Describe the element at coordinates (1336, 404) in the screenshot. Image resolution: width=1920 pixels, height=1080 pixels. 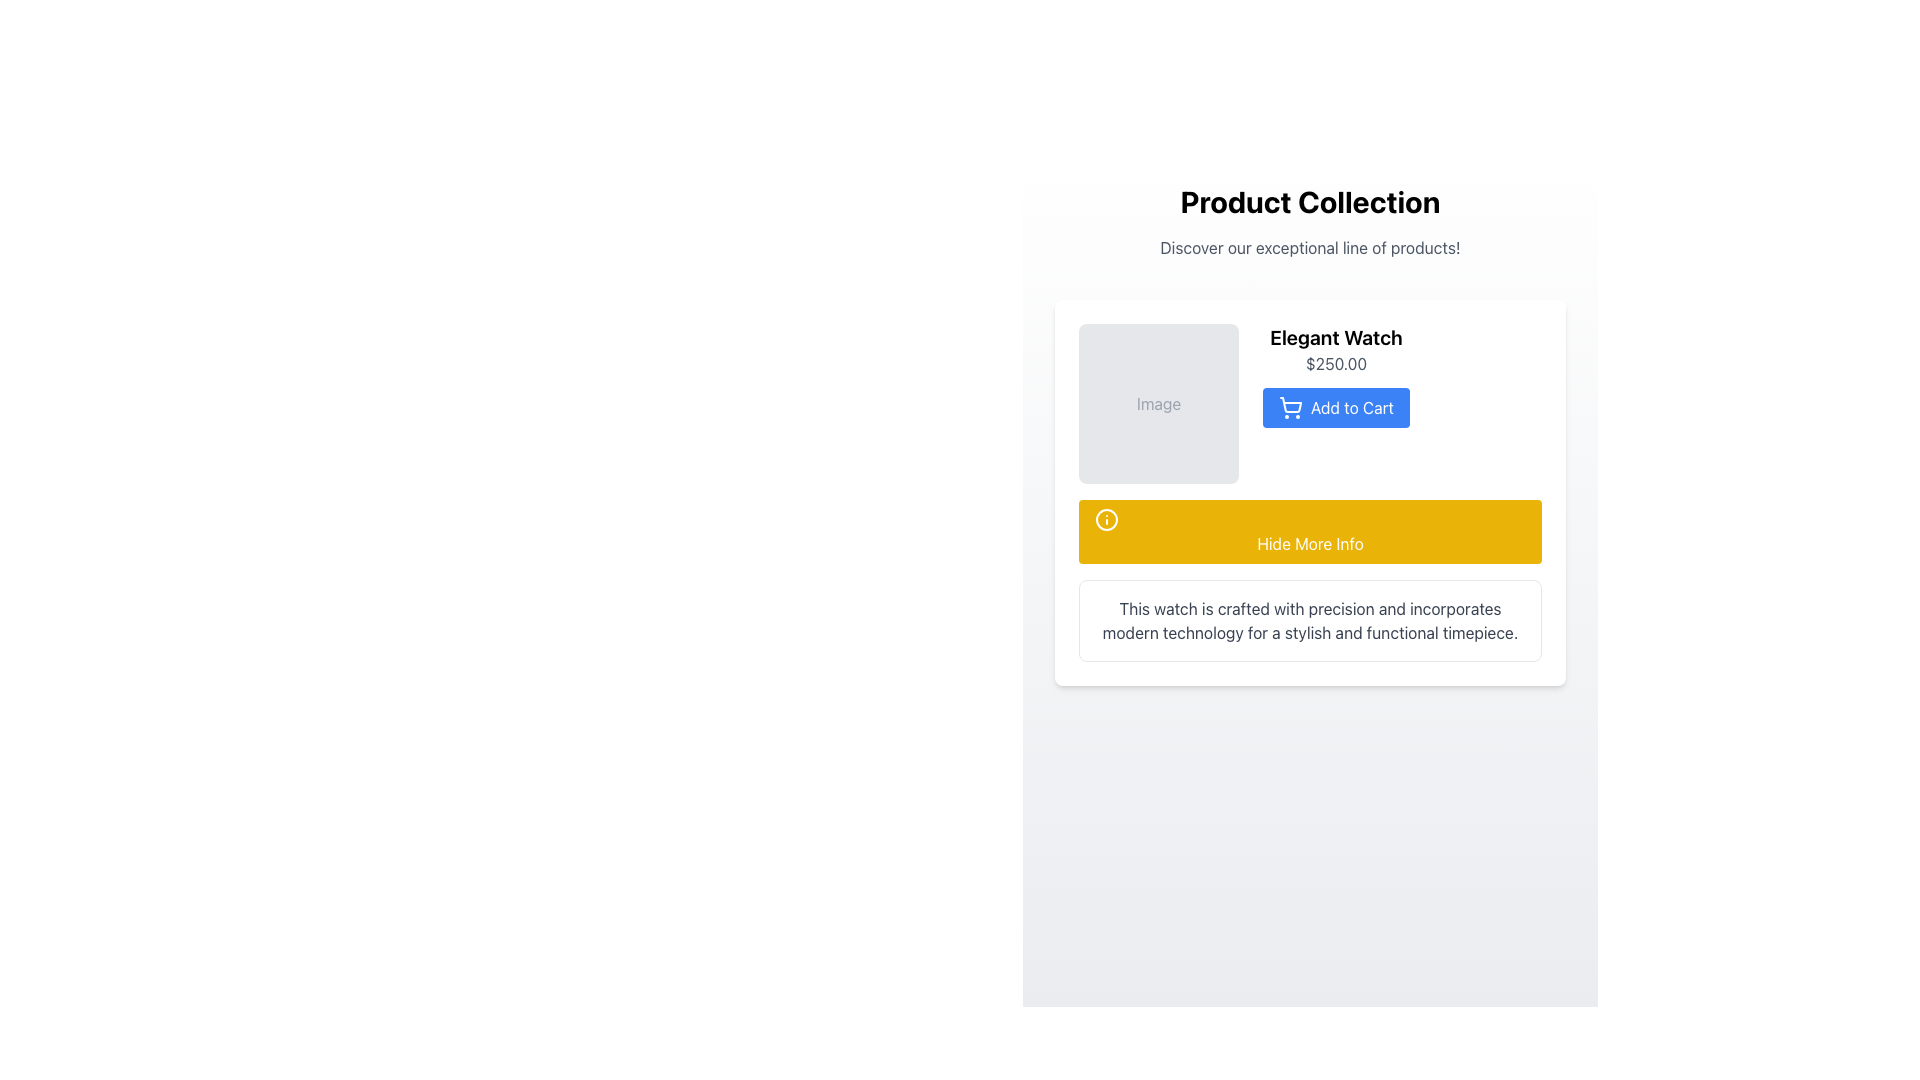
I see `the 'Add to Cart' button for the product 'Elegant Watch'` at that location.